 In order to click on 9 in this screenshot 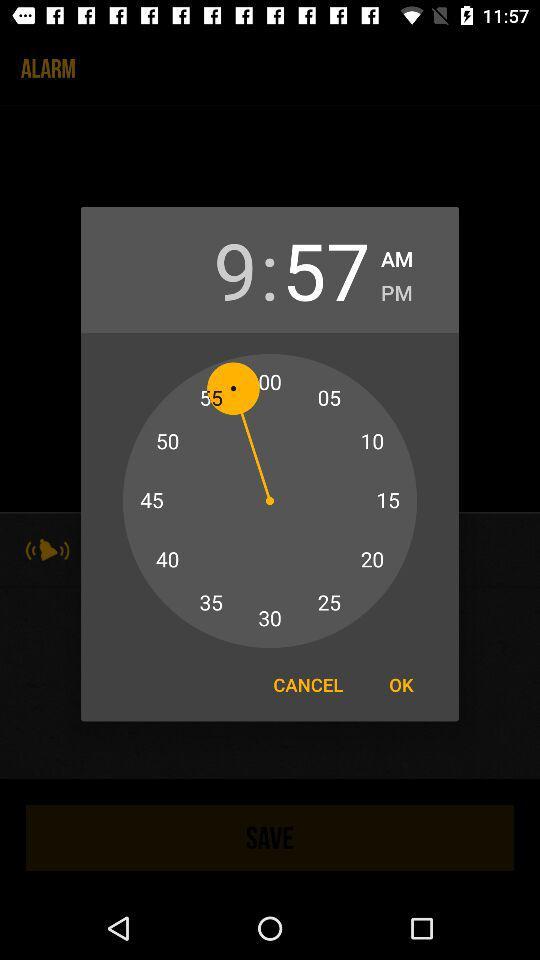, I will do `click(212, 268)`.